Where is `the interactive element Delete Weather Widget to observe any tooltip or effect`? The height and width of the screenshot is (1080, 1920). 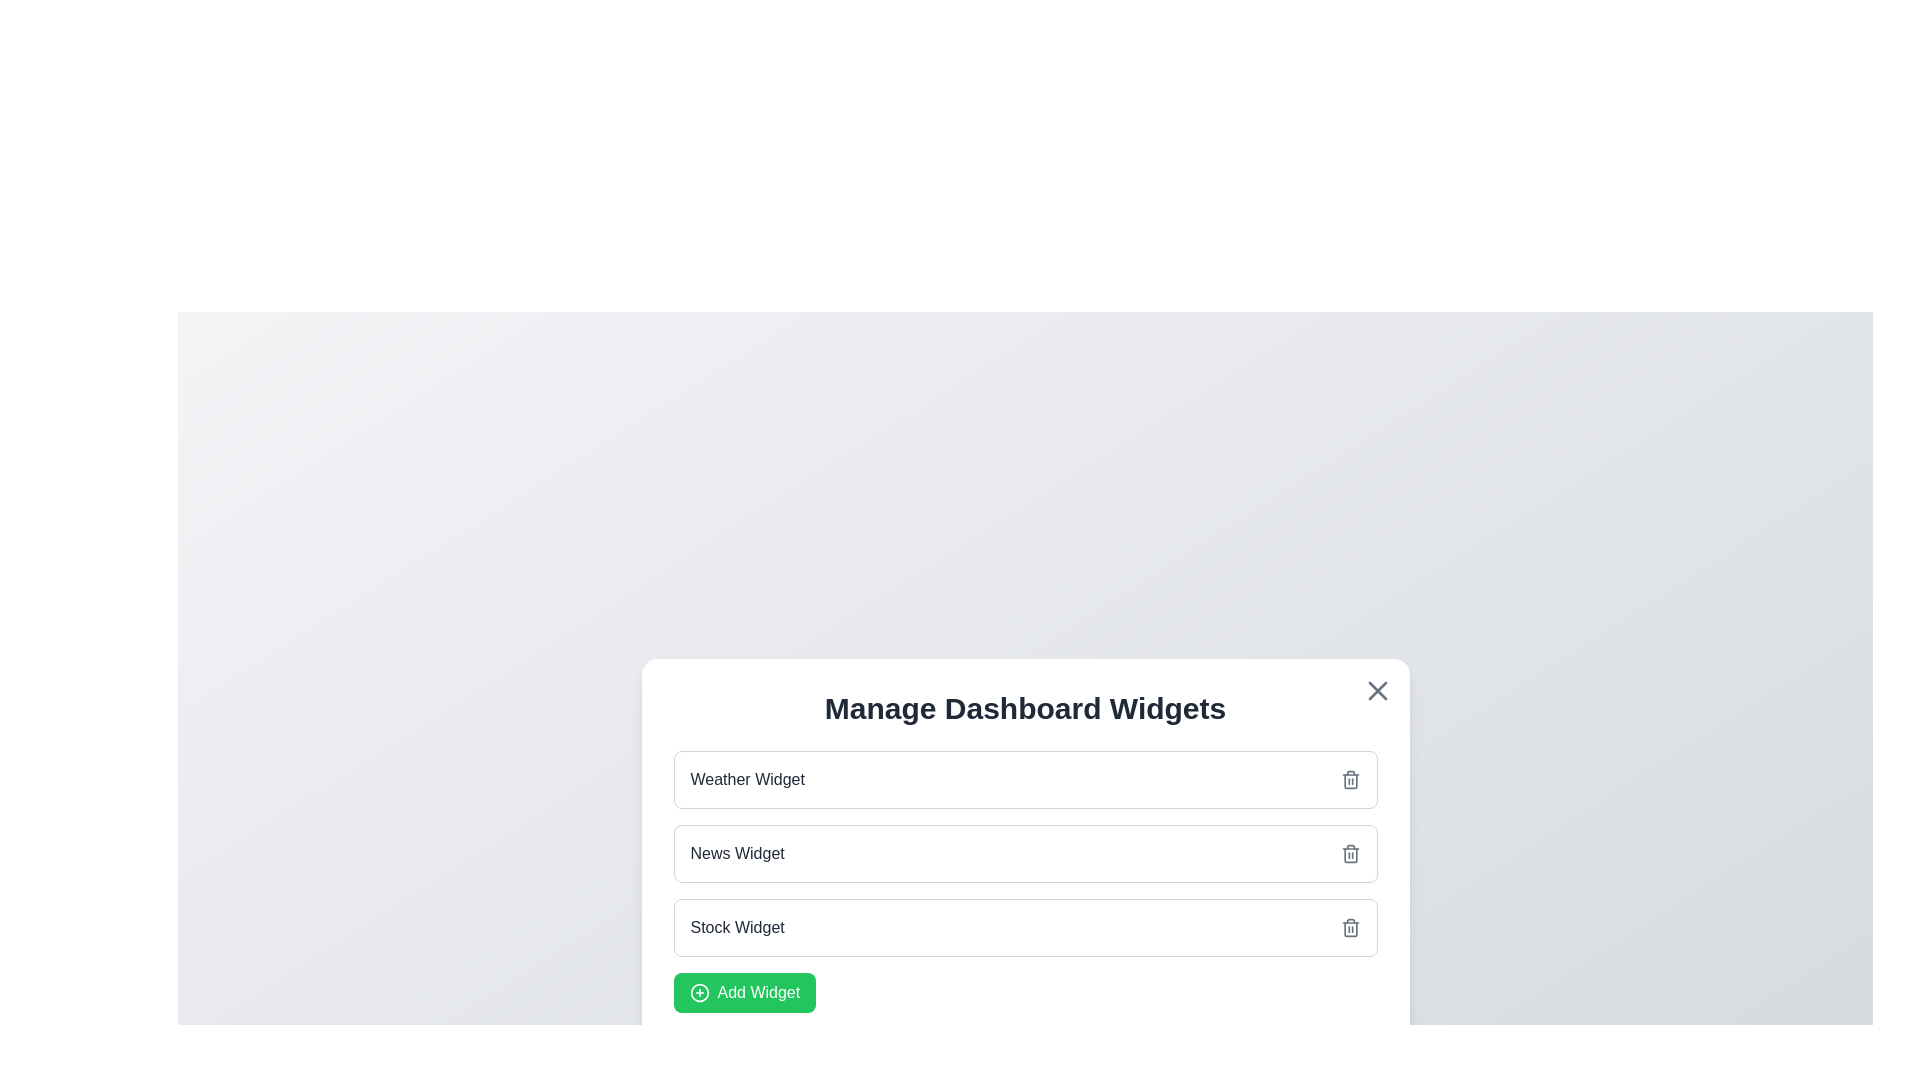 the interactive element Delete Weather Widget to observe any tooltip or effect is located at coordinates (1350, 778).